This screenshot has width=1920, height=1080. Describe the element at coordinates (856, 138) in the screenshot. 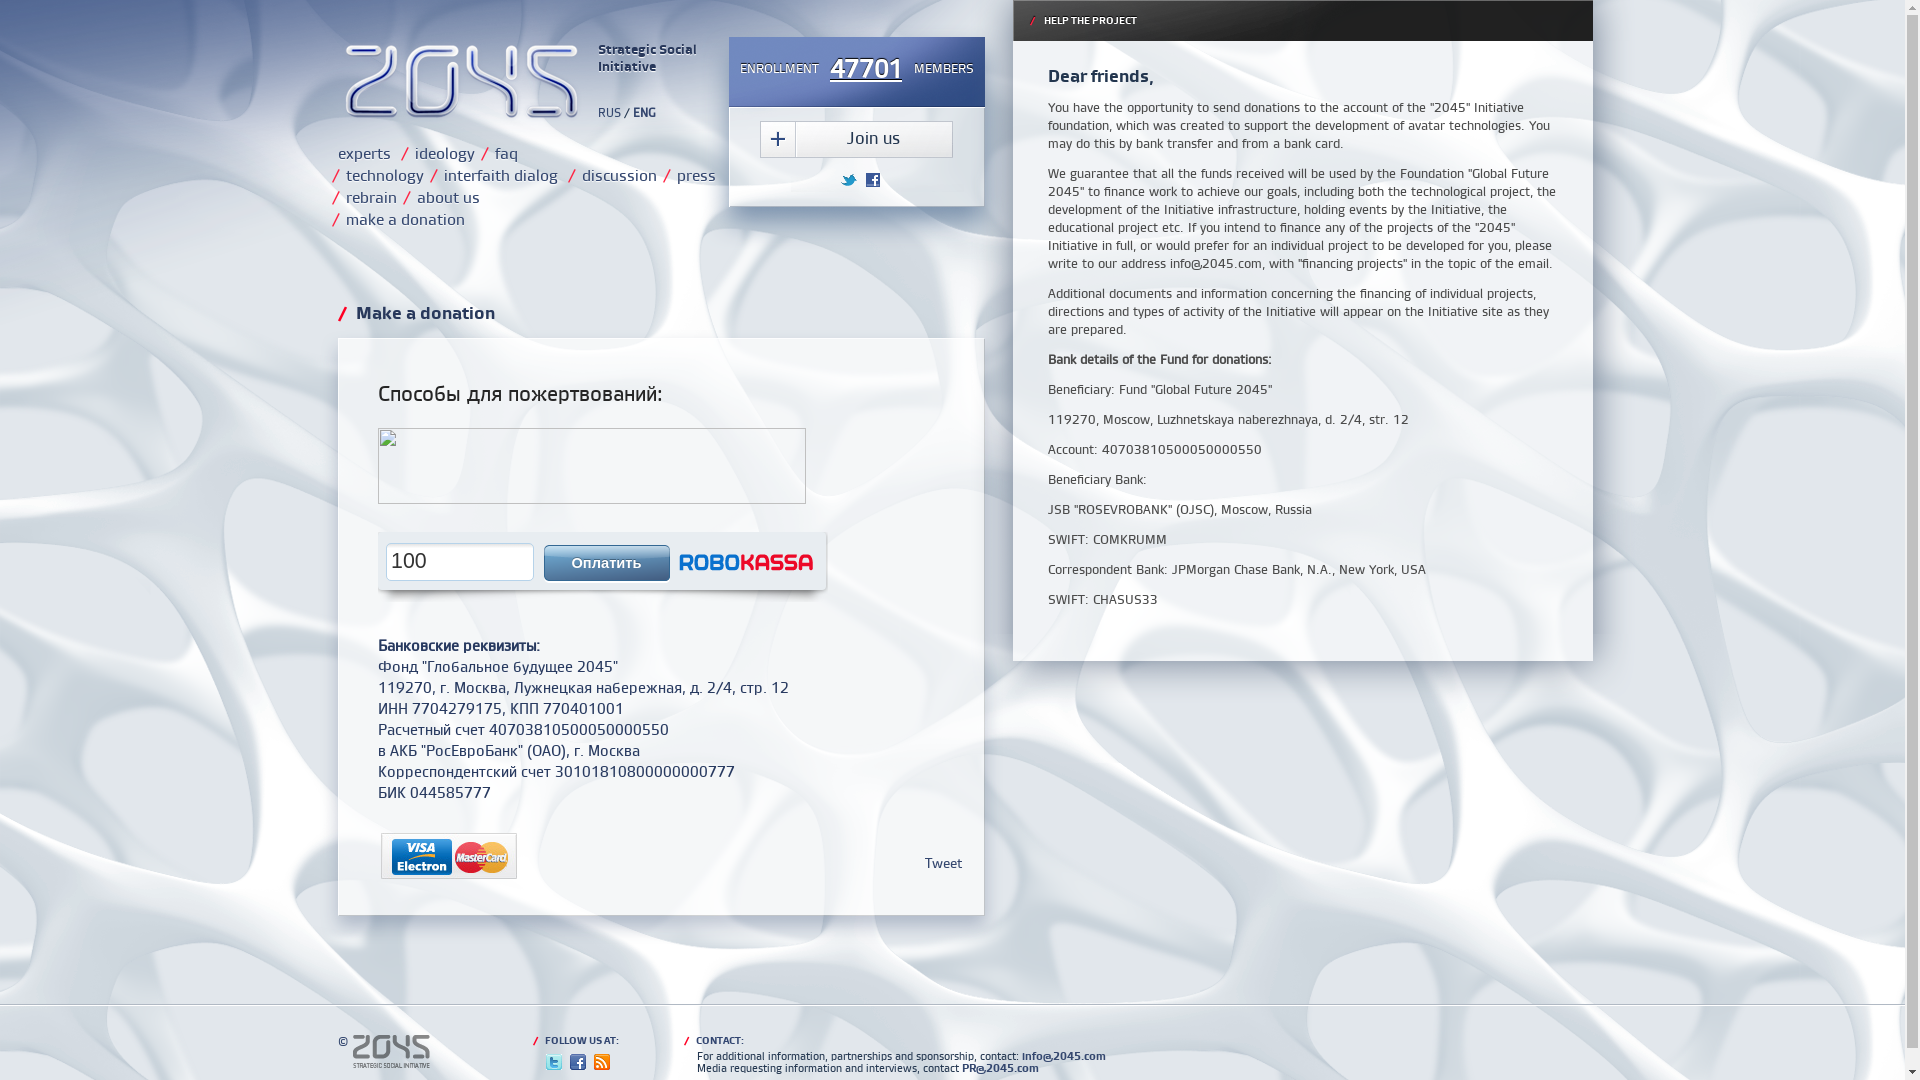

I see `'Join us'` at that location.